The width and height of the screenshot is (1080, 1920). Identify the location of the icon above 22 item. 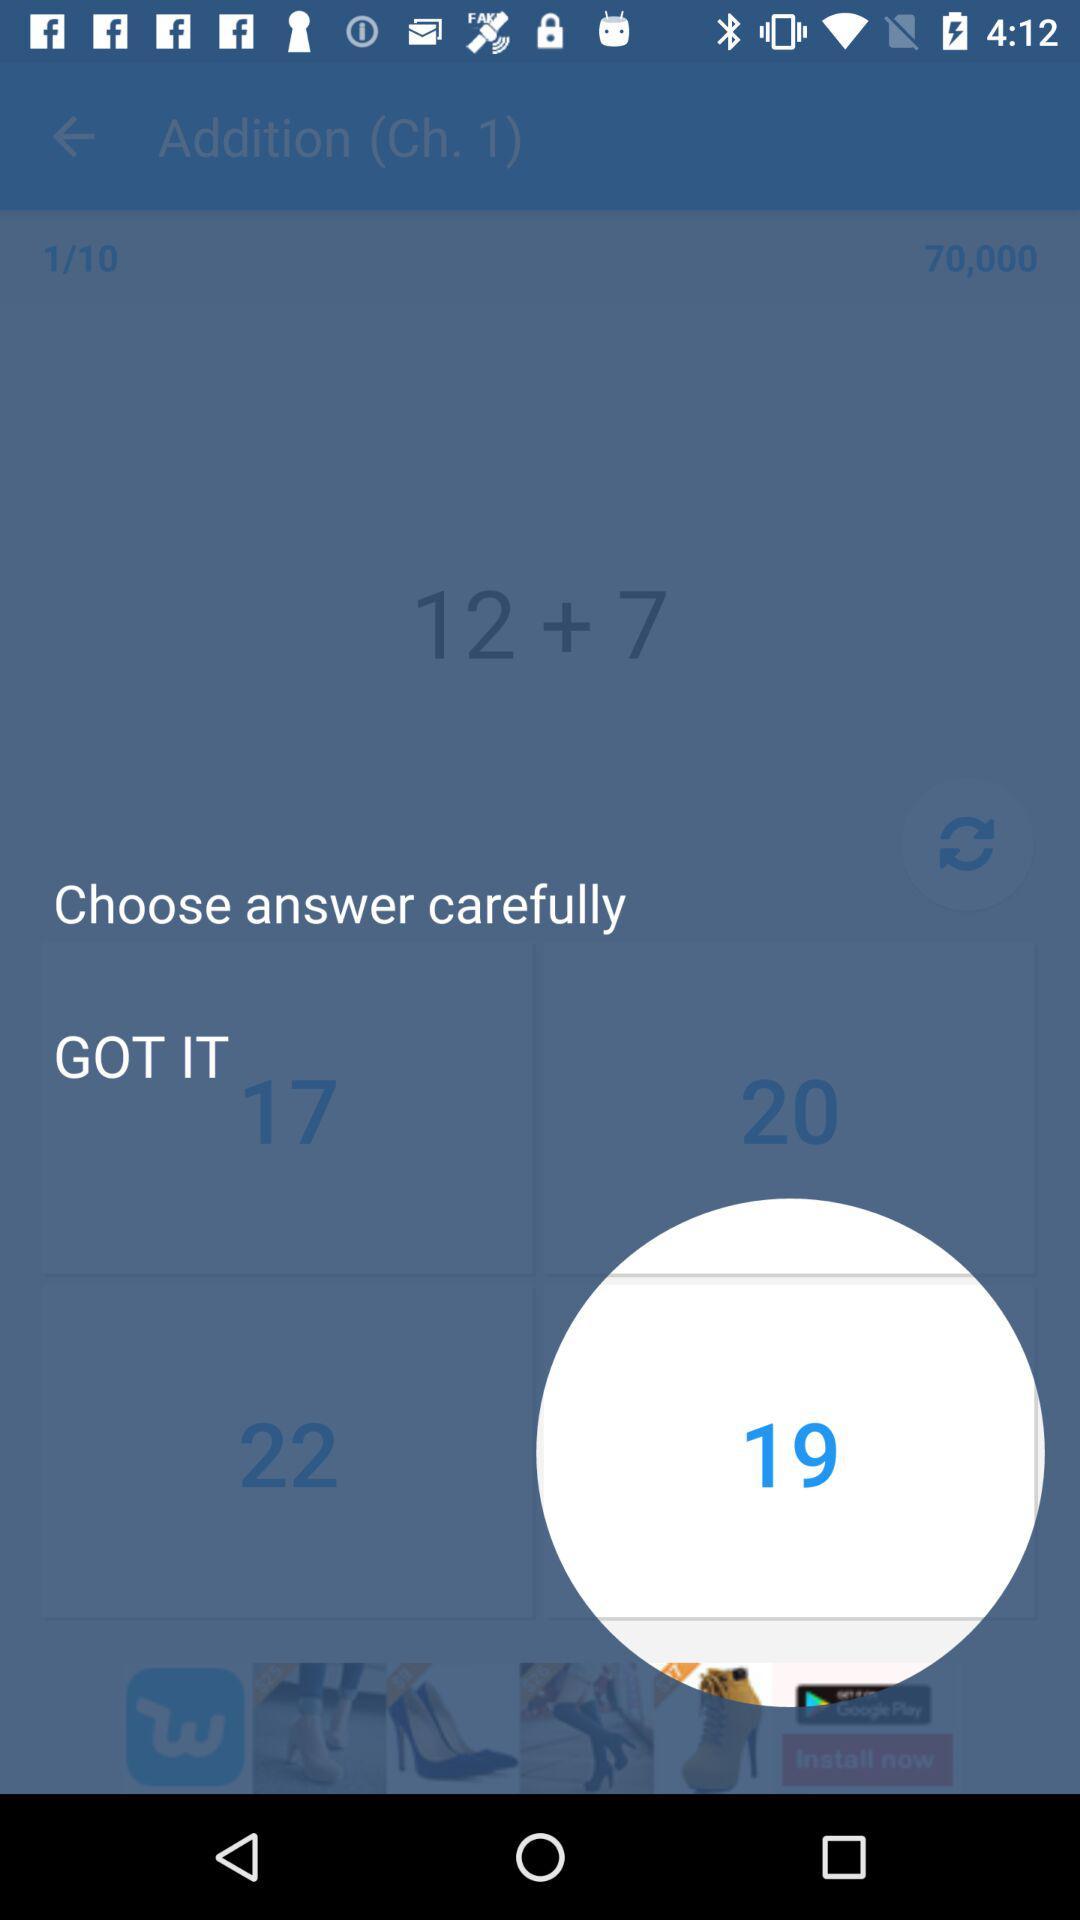
(140, 1053).